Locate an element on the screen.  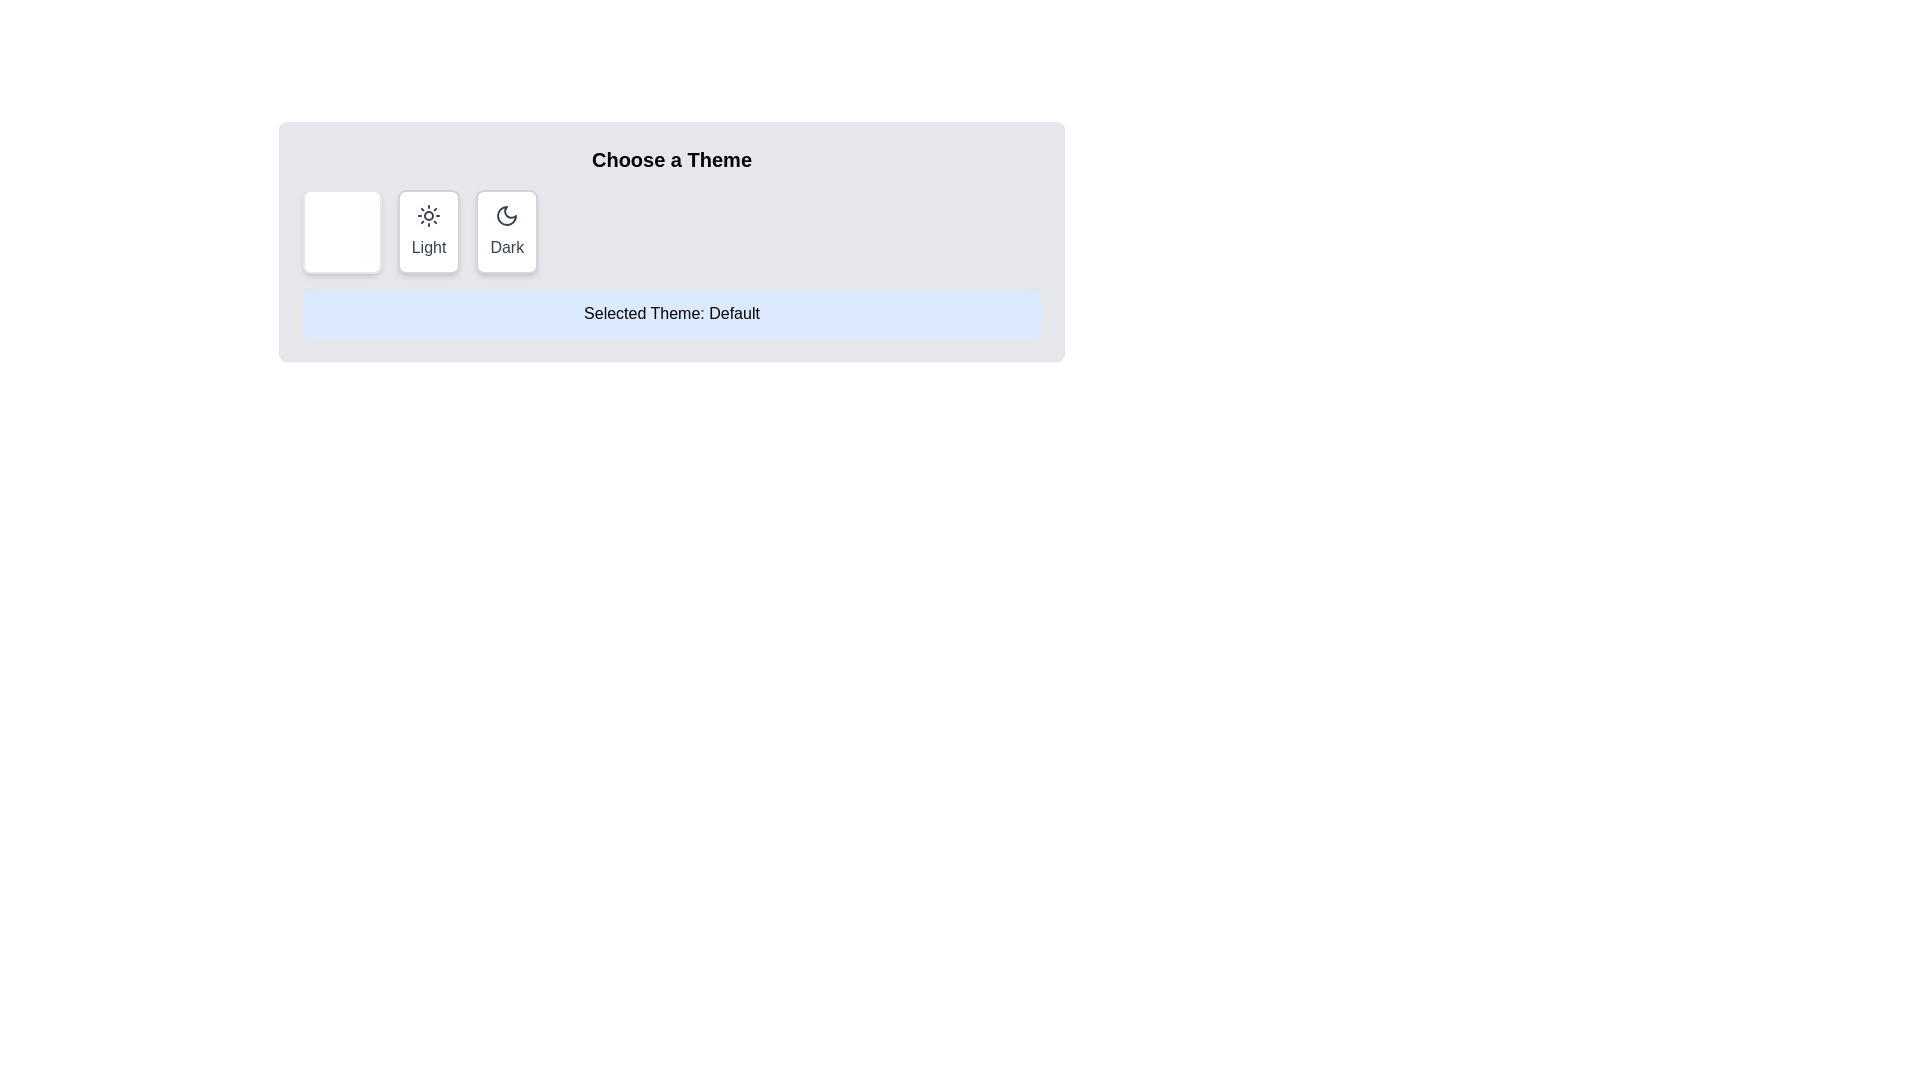
the decorative circular vector graphic representing a globe, located within the leftmost button of the 'Choose a Theme' section is located at coordinates (342, 216).